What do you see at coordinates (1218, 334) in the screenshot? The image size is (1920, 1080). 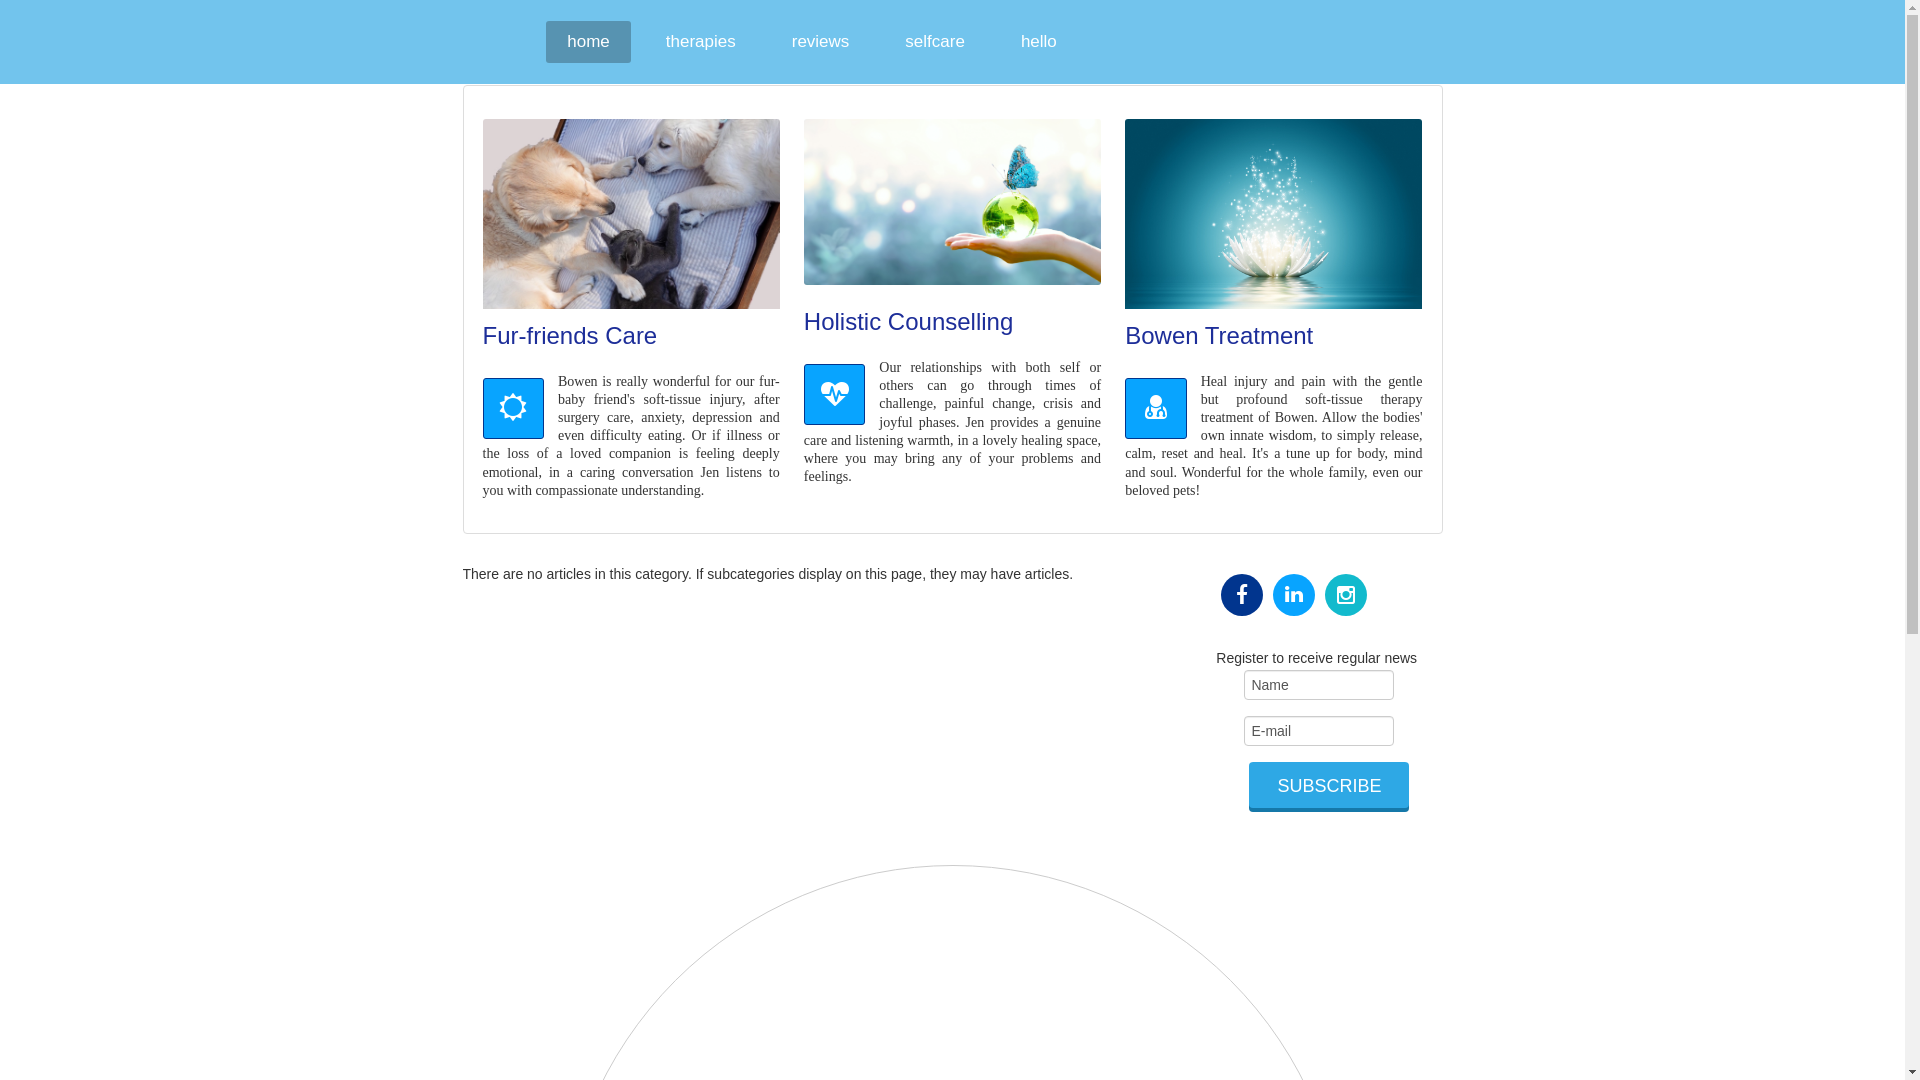 I see `'Bowen Treatment'` at bounding box center [1218, 334].